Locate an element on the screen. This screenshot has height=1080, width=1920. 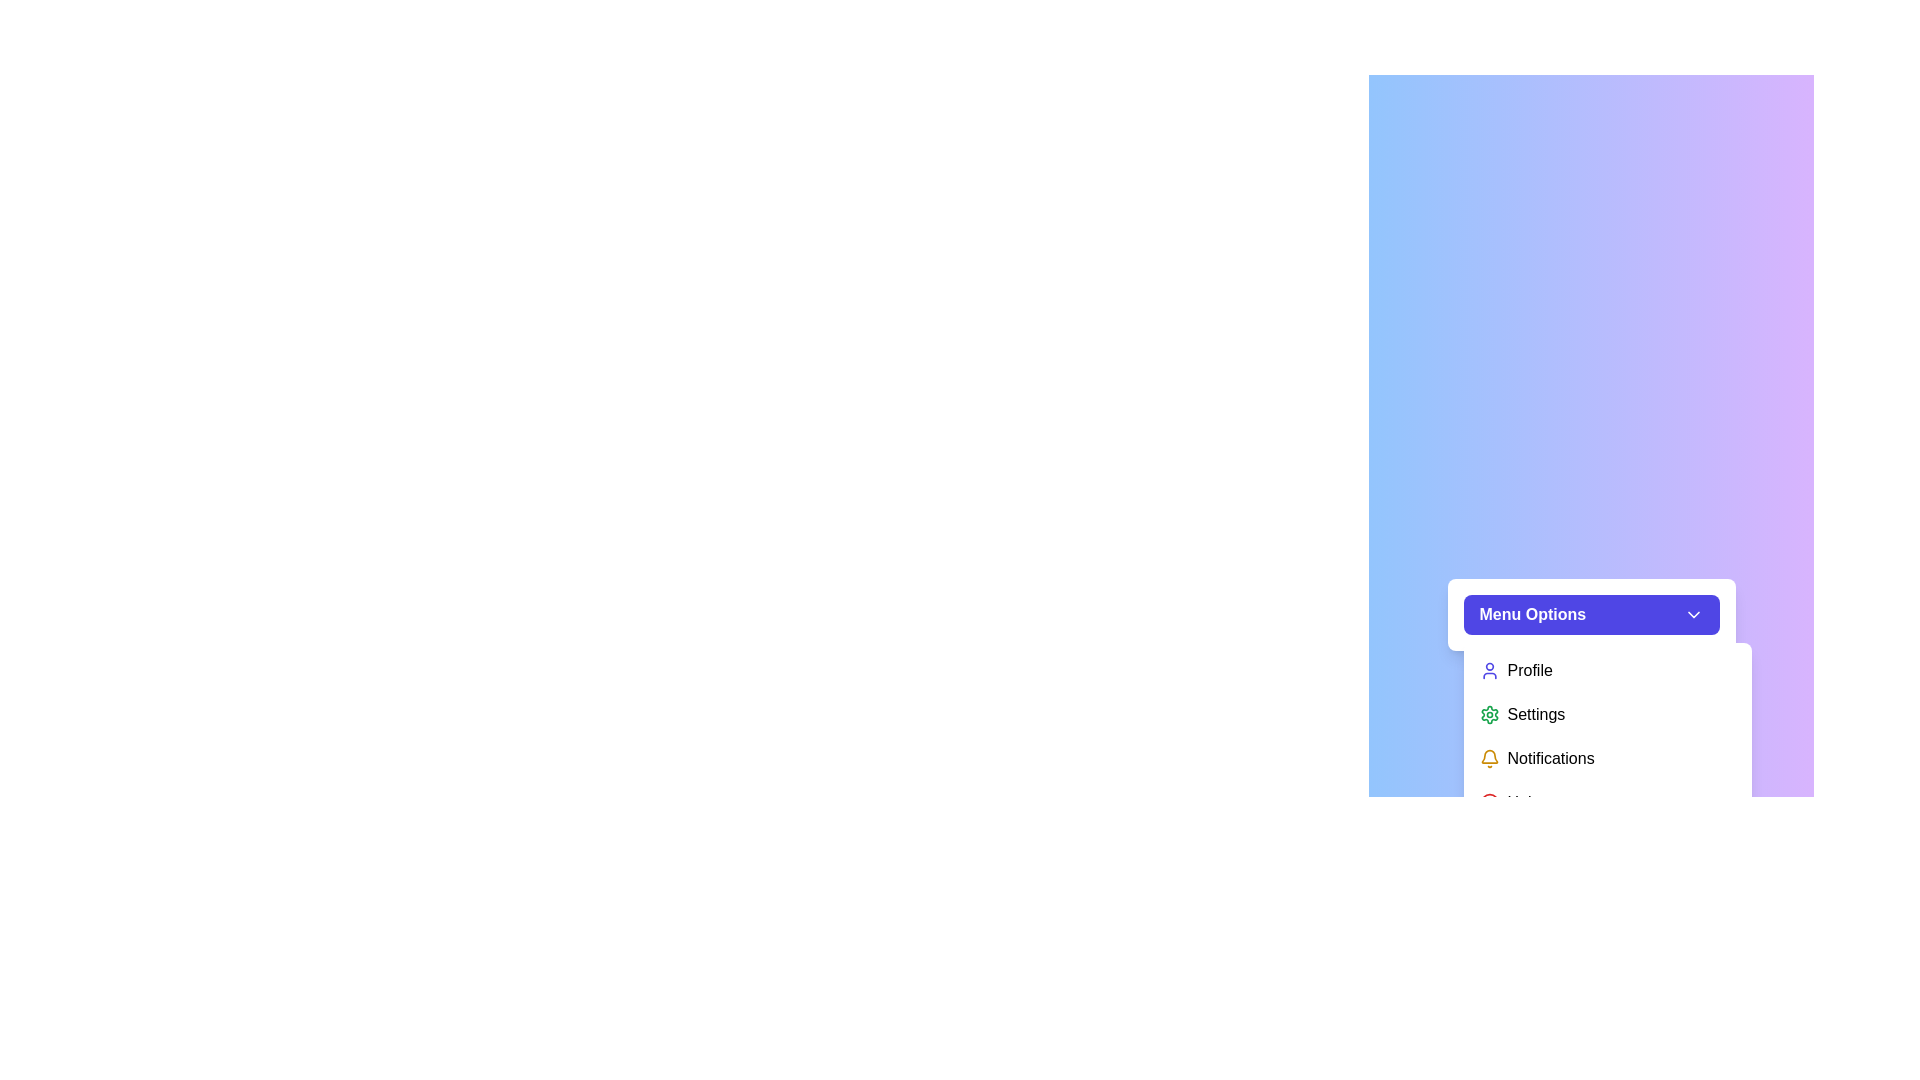
the bell icon for notifications located in the list row labeled 'Notifications', positioned to the left of the text label is located at coordinates (1489, 759).